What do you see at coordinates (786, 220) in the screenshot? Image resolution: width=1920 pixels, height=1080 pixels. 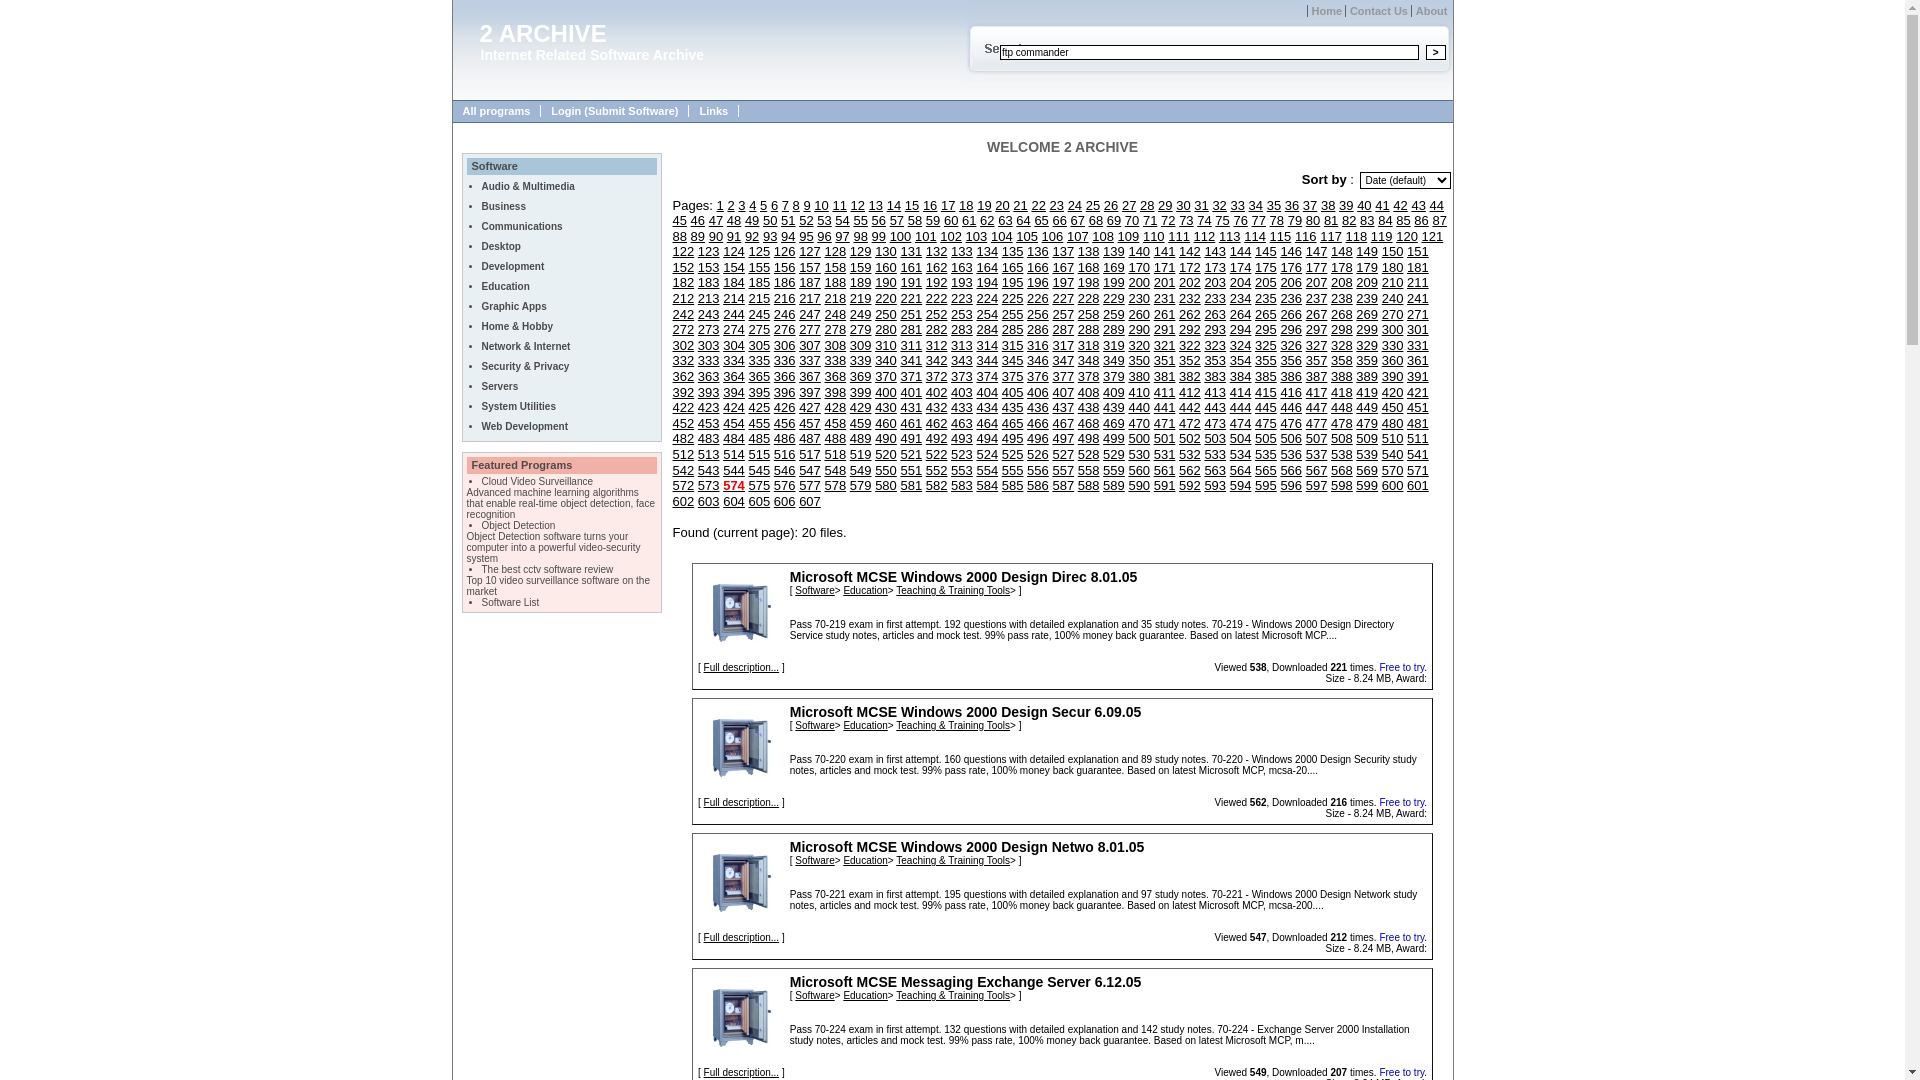 I see `'51'` at bounding box center [786, 220].